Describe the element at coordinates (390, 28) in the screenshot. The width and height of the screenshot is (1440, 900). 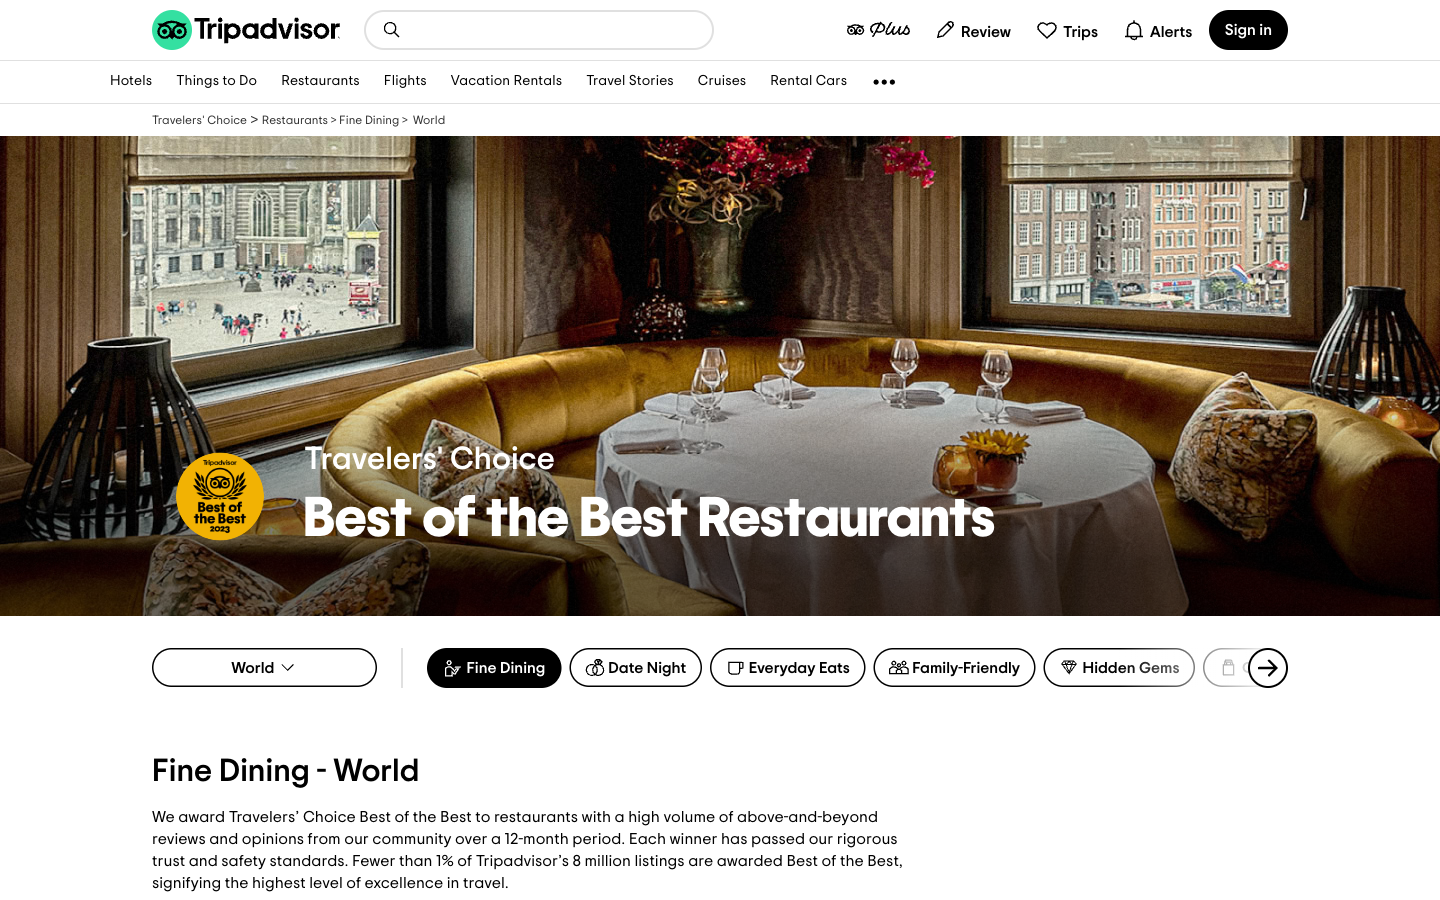
I see `Search for accommodations in close proximity` at that location.